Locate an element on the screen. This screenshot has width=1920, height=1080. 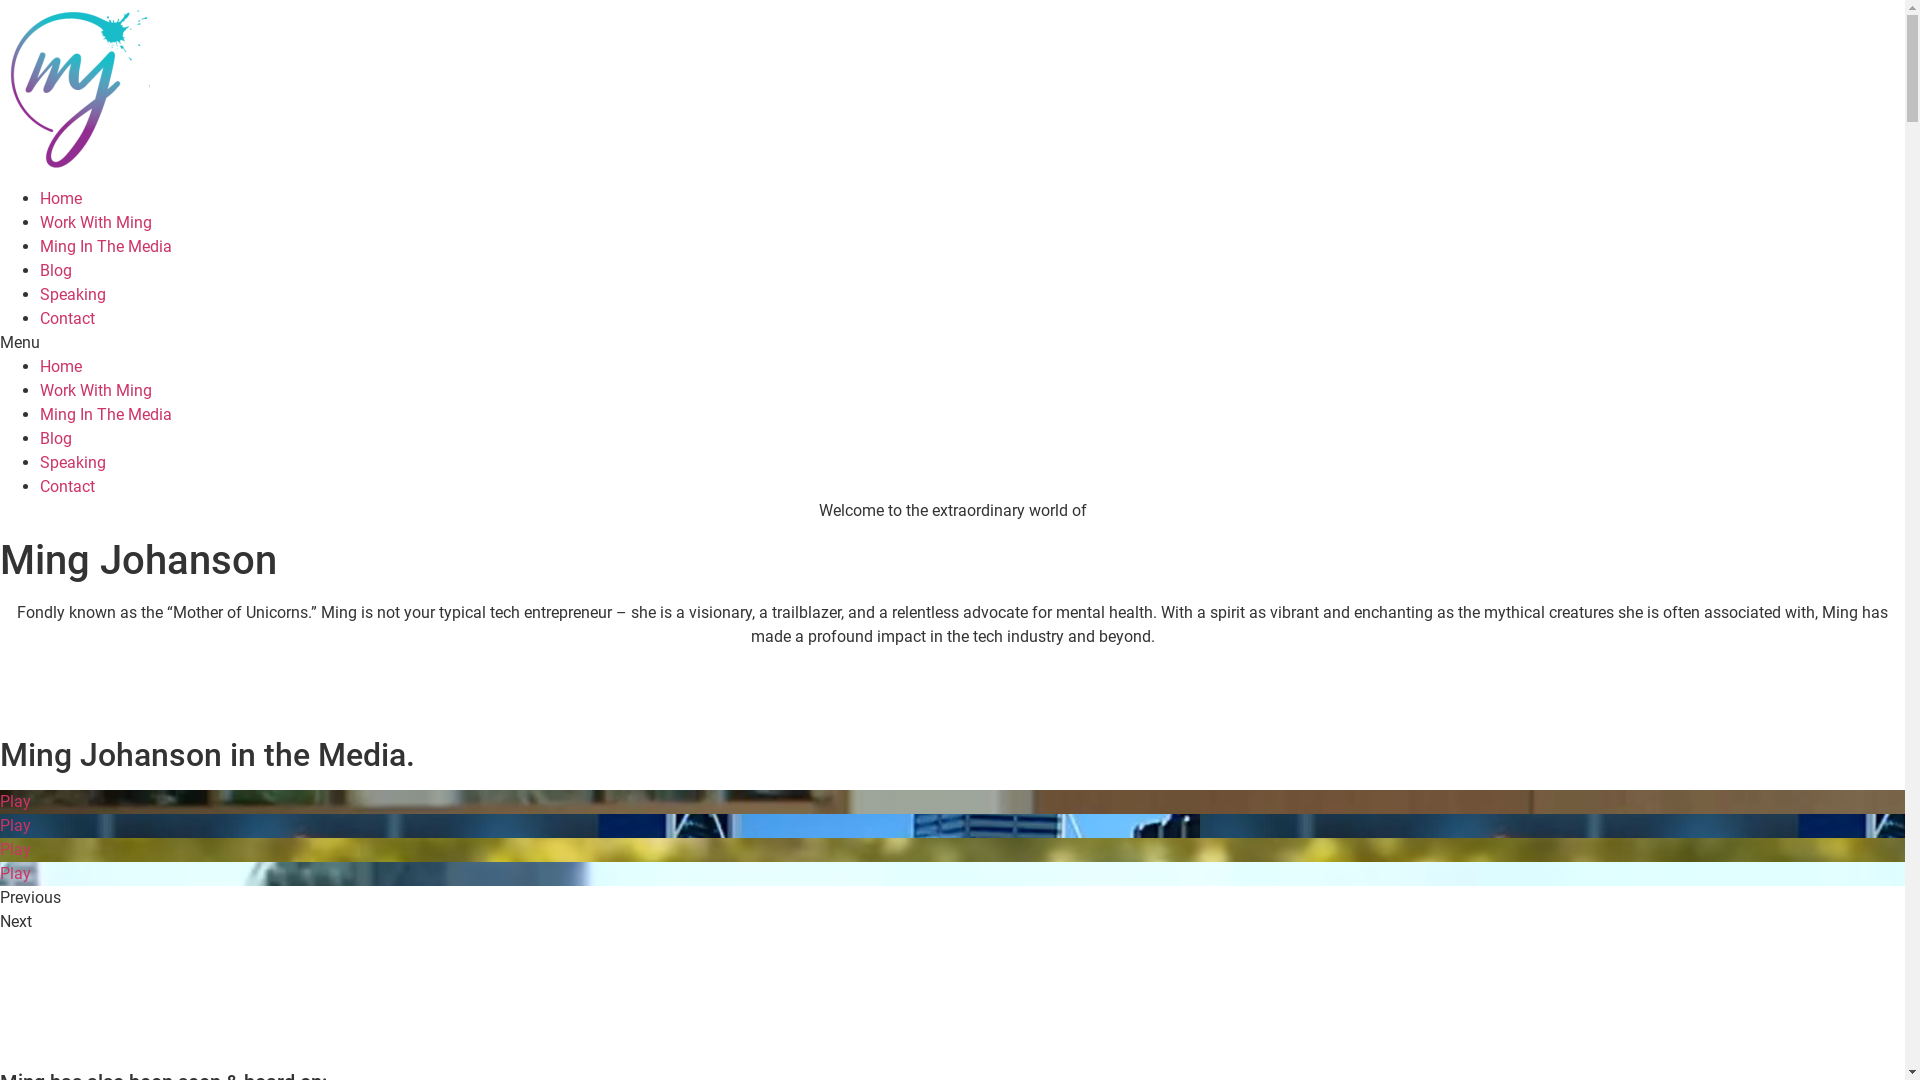
'Home' is located at coordinates (61, 198).